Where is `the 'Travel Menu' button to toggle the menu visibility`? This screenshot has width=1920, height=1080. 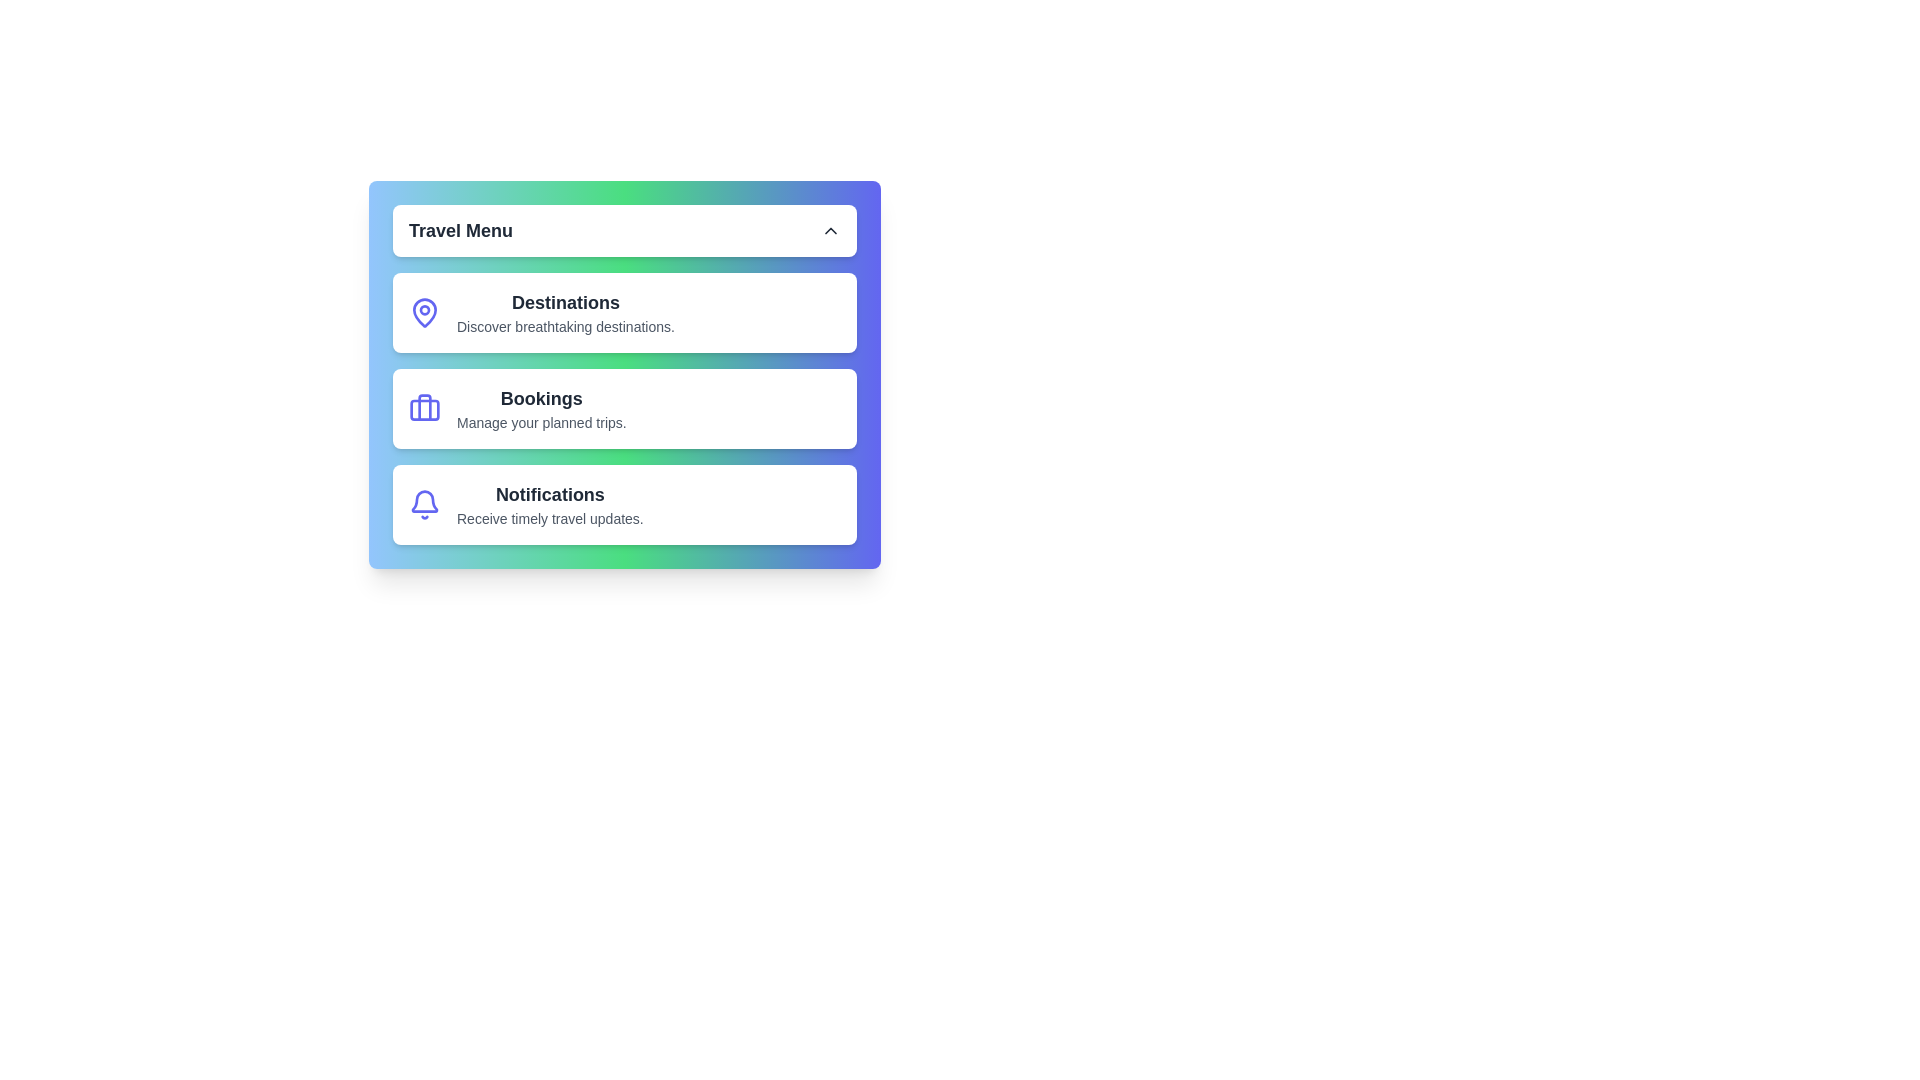
the 'Travel Menu' button to toggle the menu visibility is located at coordinates (623, 230).